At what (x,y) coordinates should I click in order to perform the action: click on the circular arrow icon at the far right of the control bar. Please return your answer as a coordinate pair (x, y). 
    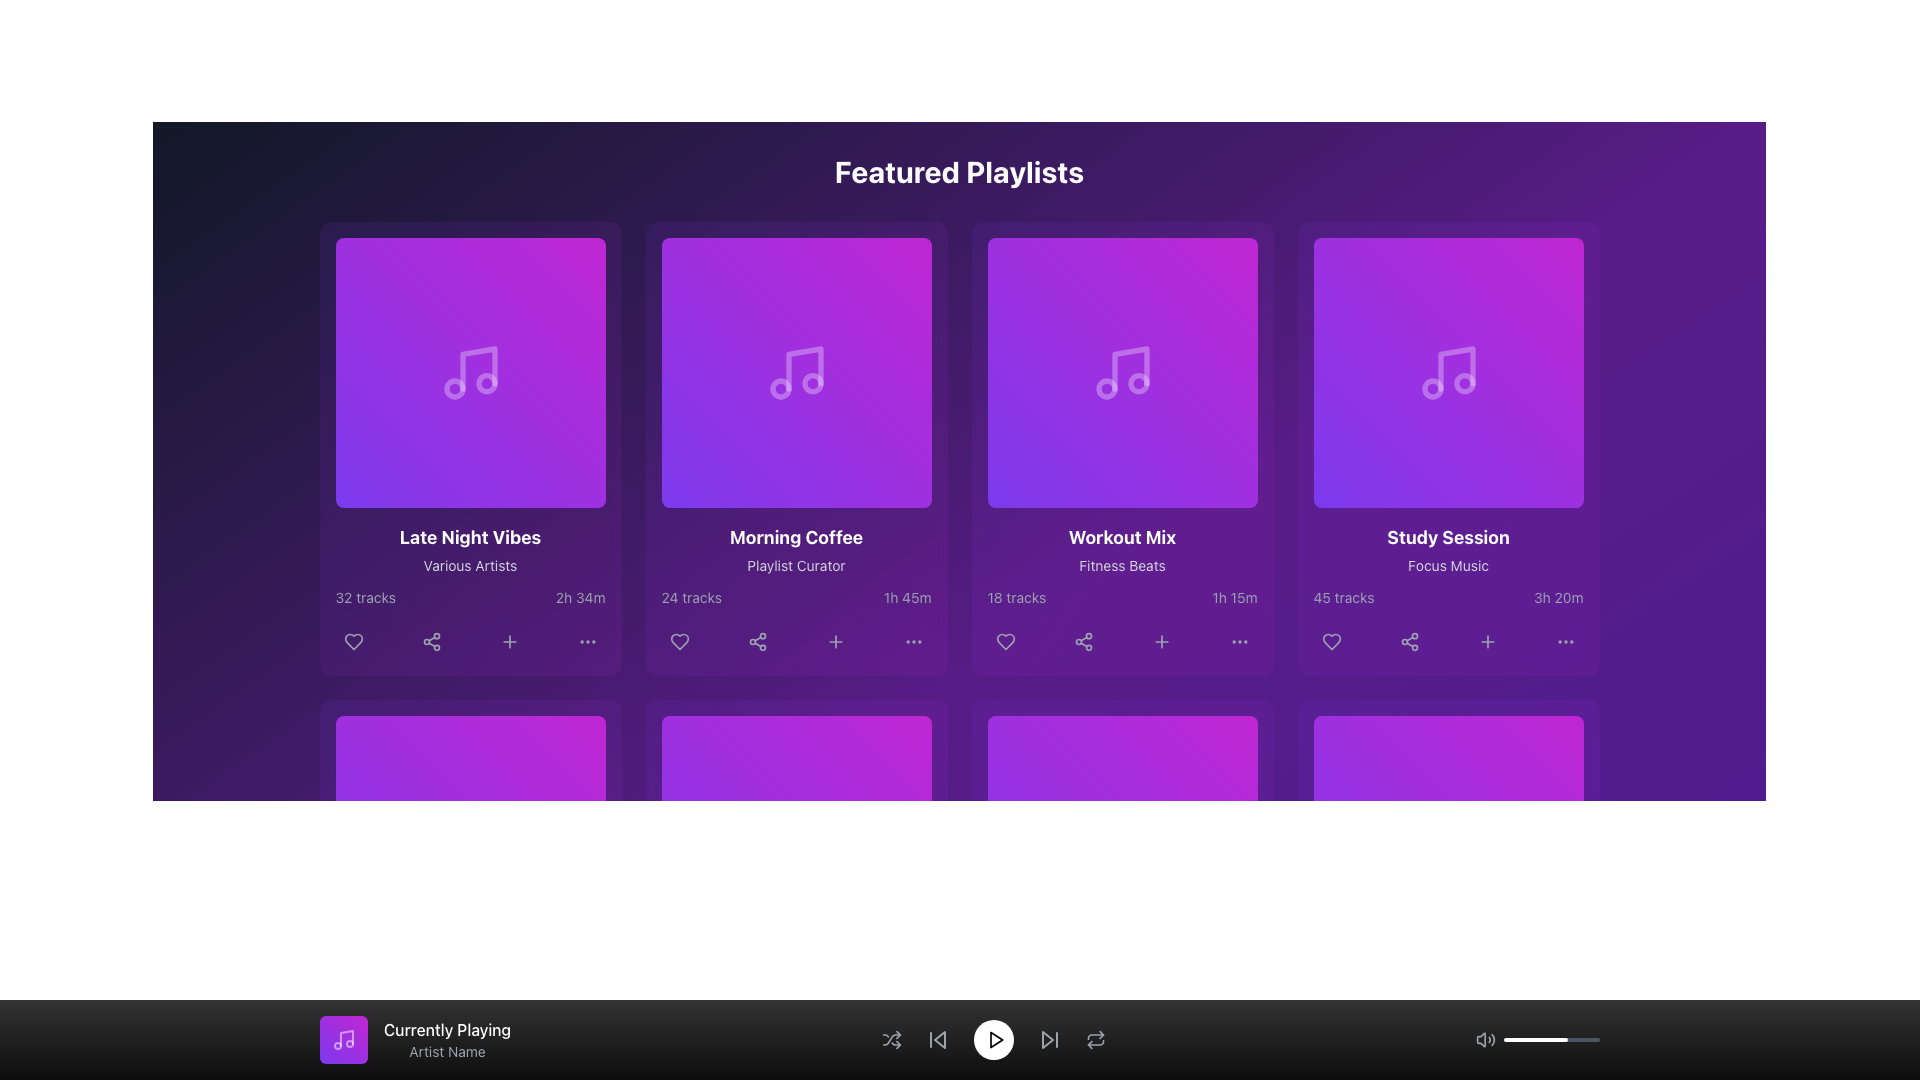
    Looking at the image, I should click on (1094, 1039).